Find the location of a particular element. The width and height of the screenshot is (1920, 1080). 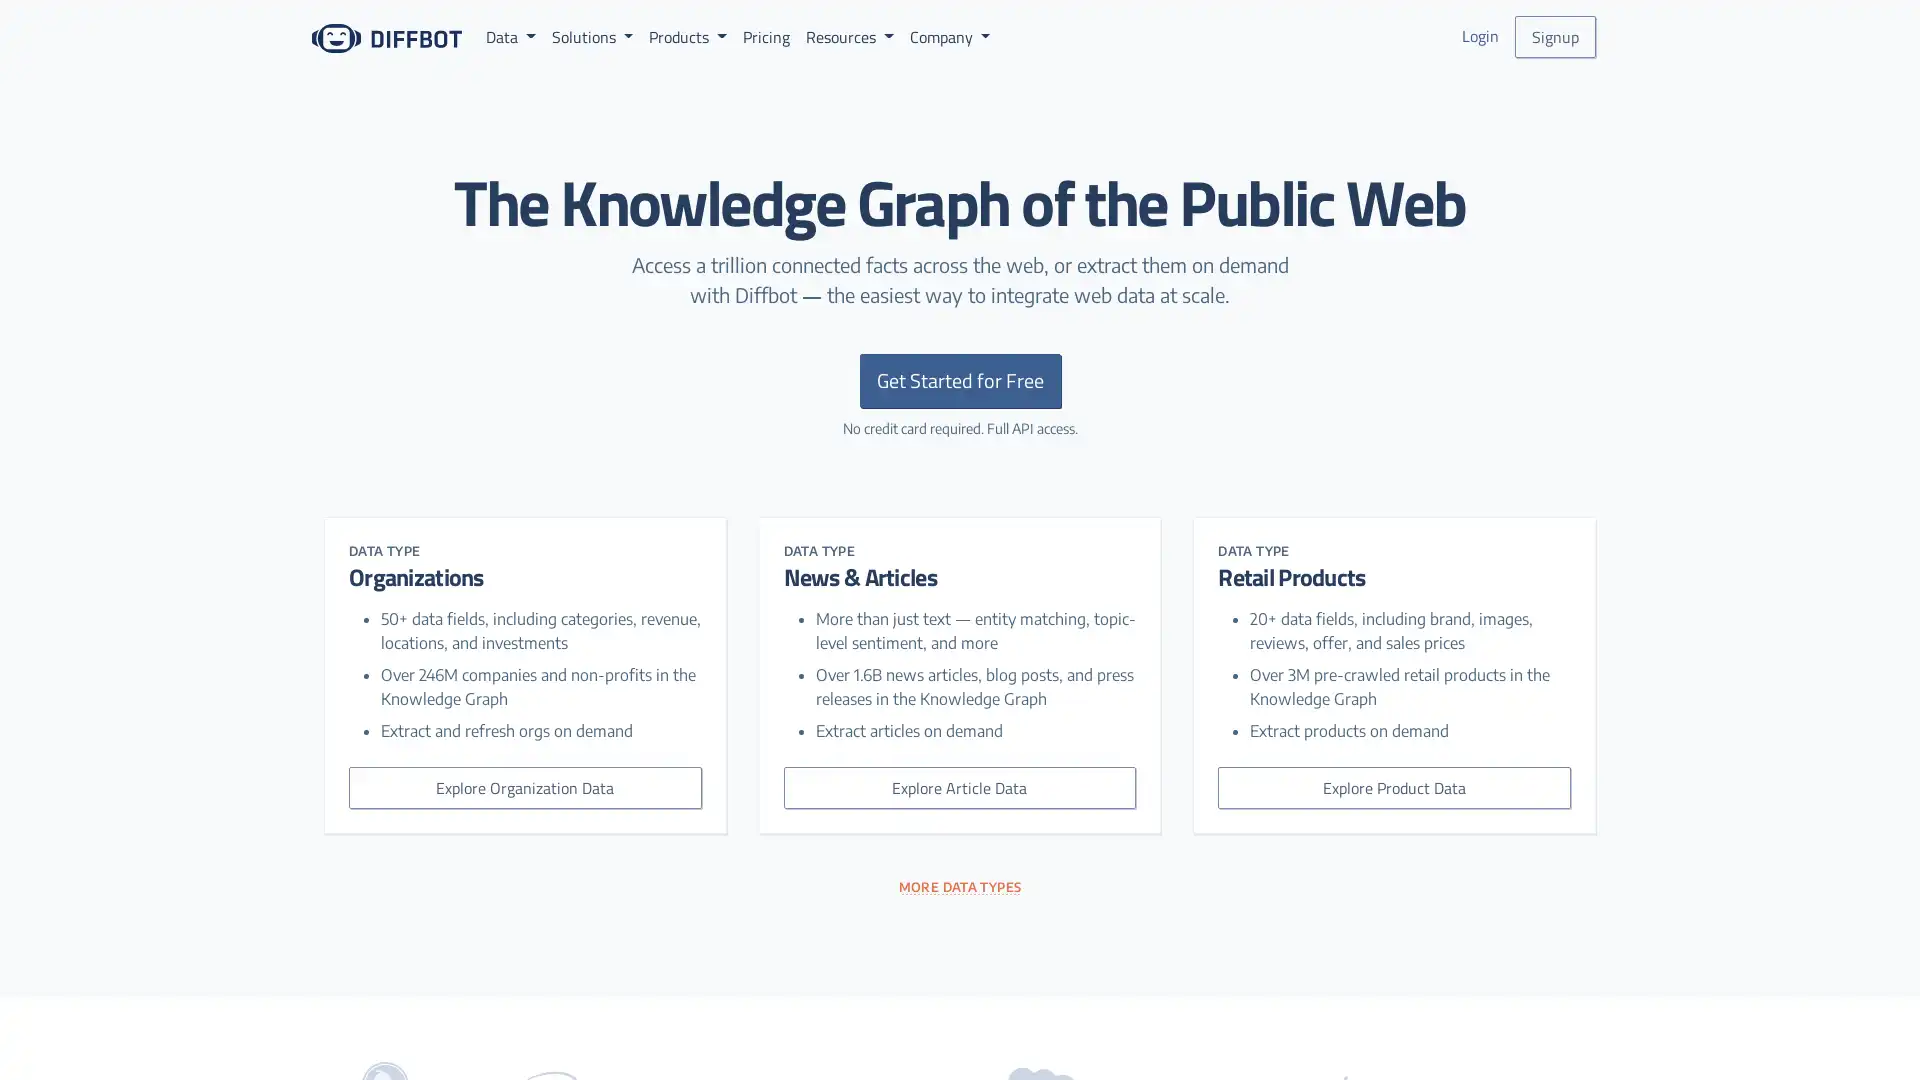

Solutions is located at coordinates (590, 37).